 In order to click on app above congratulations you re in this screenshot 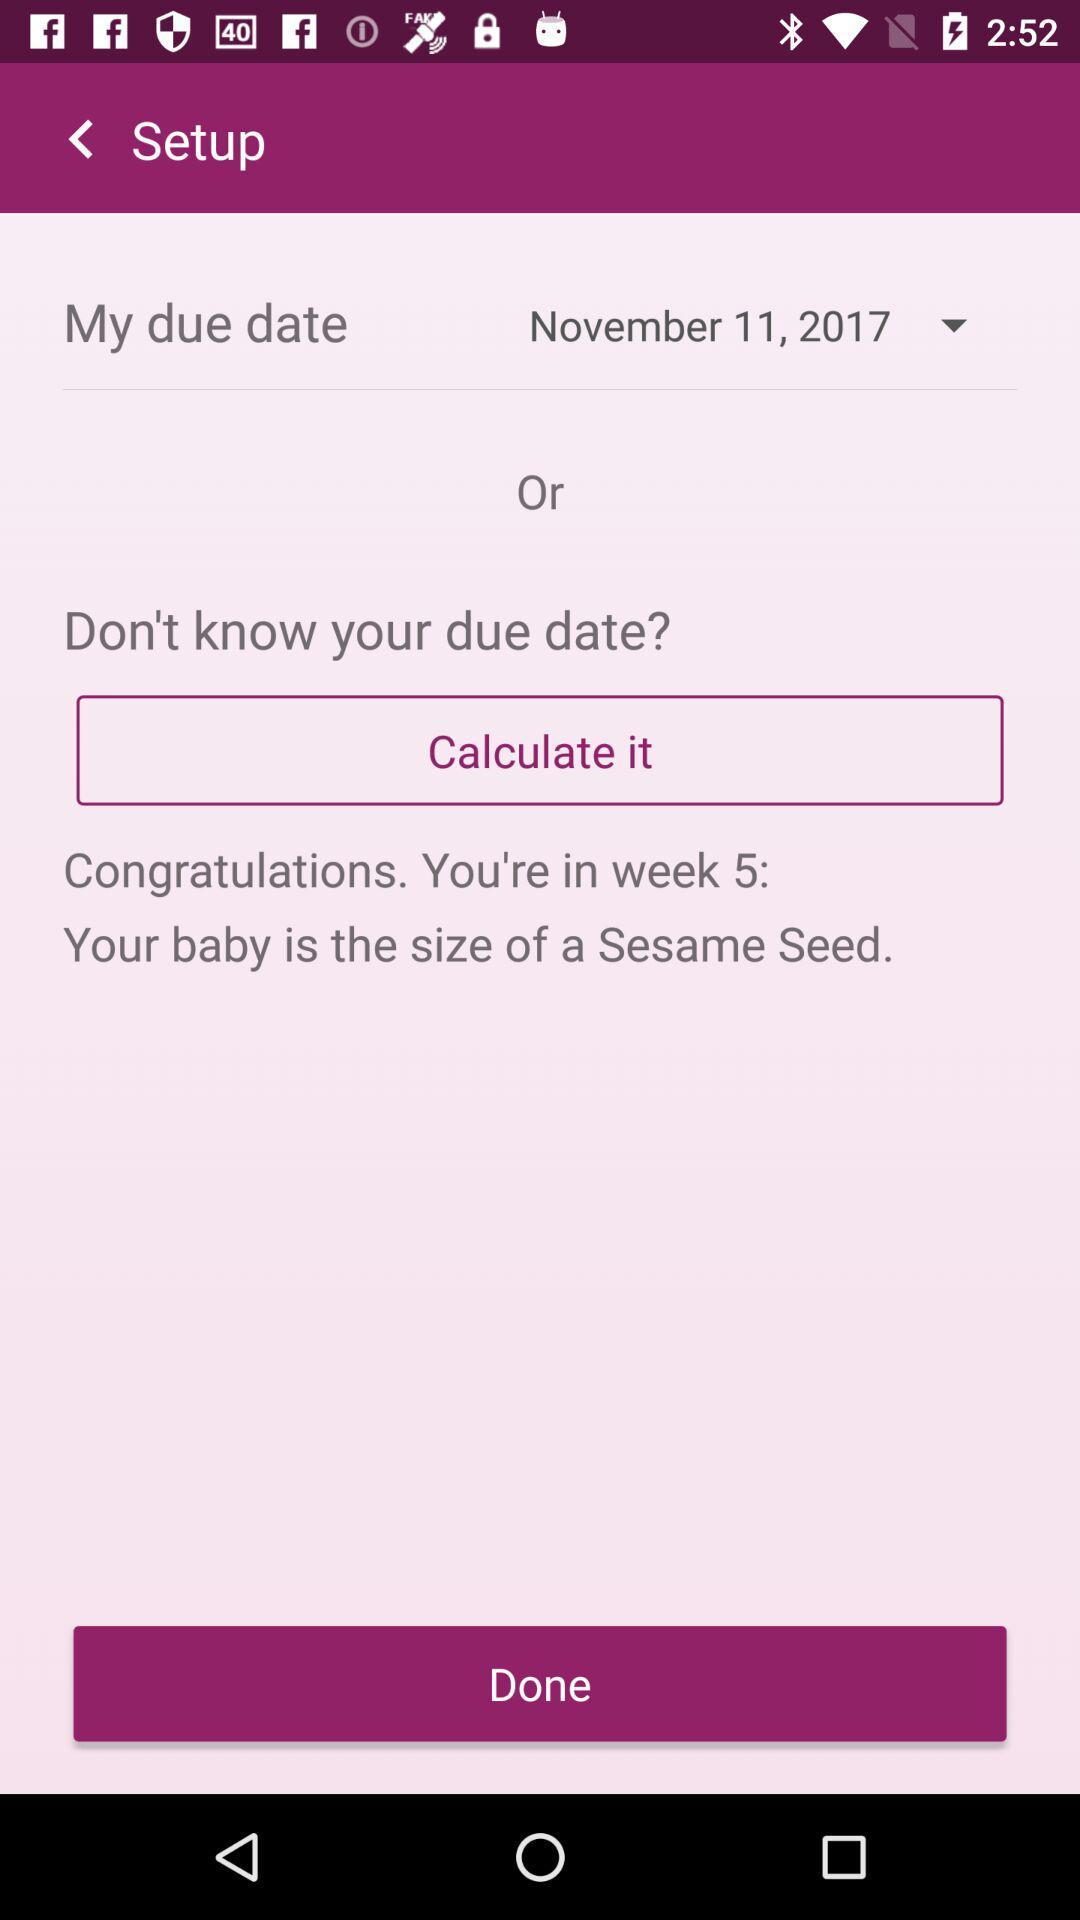, I will do `click(540, 749)`.